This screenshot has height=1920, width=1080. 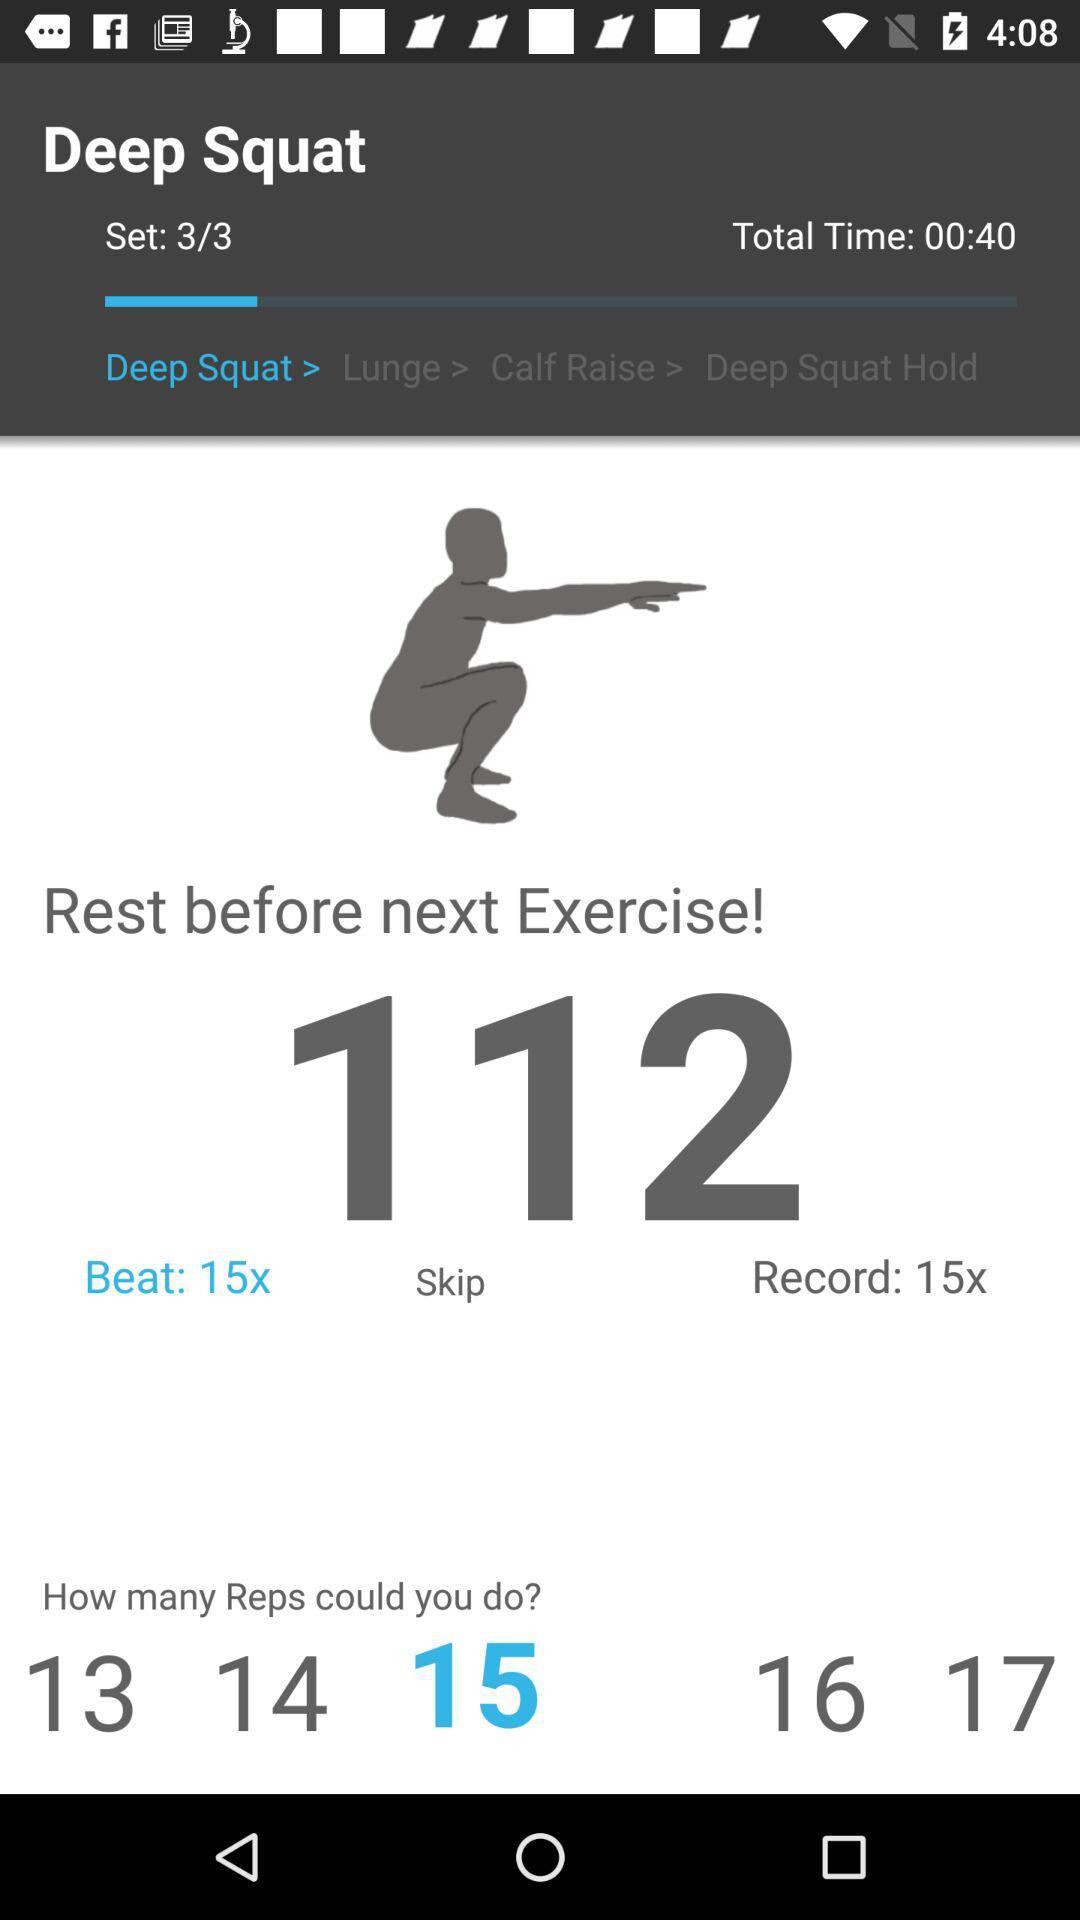 I want to click on the app next to 15 item, so click(x=845, y=1688).